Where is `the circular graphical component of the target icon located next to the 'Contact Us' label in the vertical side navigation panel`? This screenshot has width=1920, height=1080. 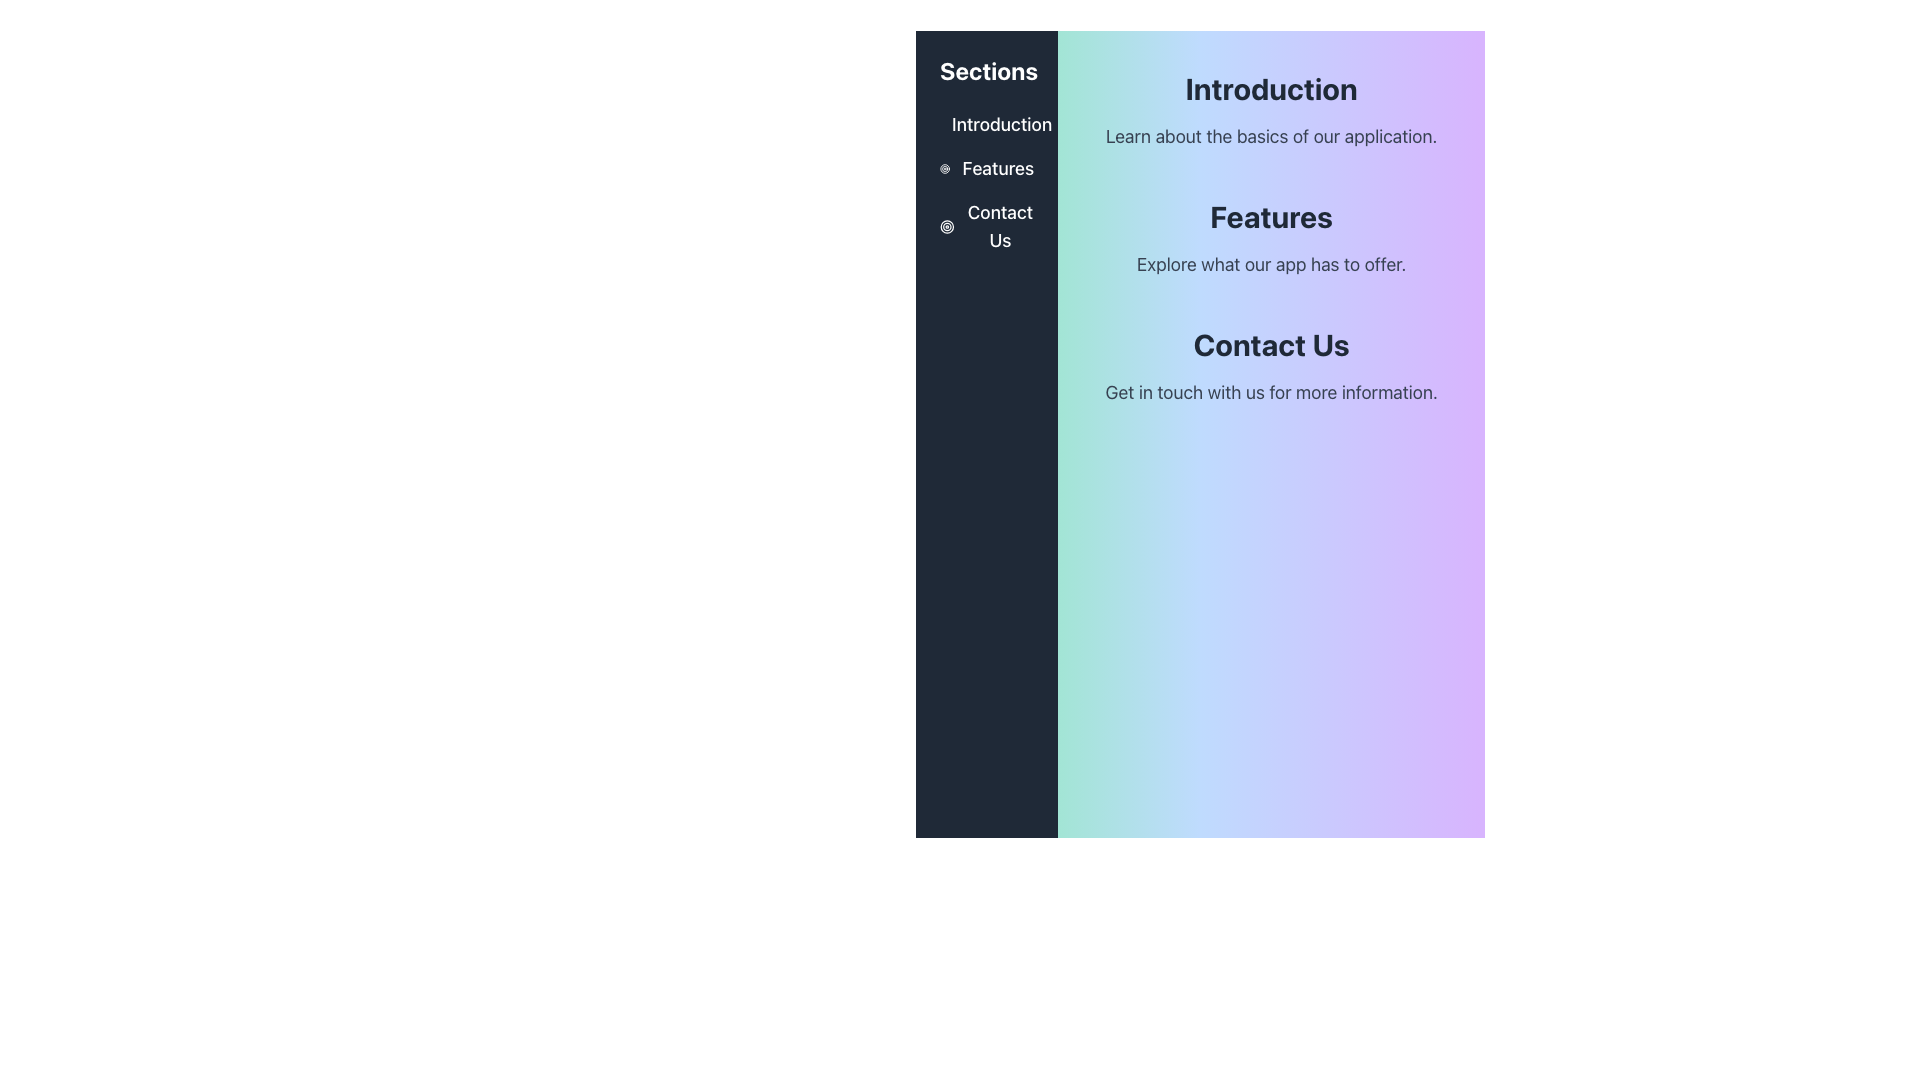 the circular graphical component of the target icon located next to the 'Contact Us' label in the vertical side navigation panel is located at coordinates (946, 226).